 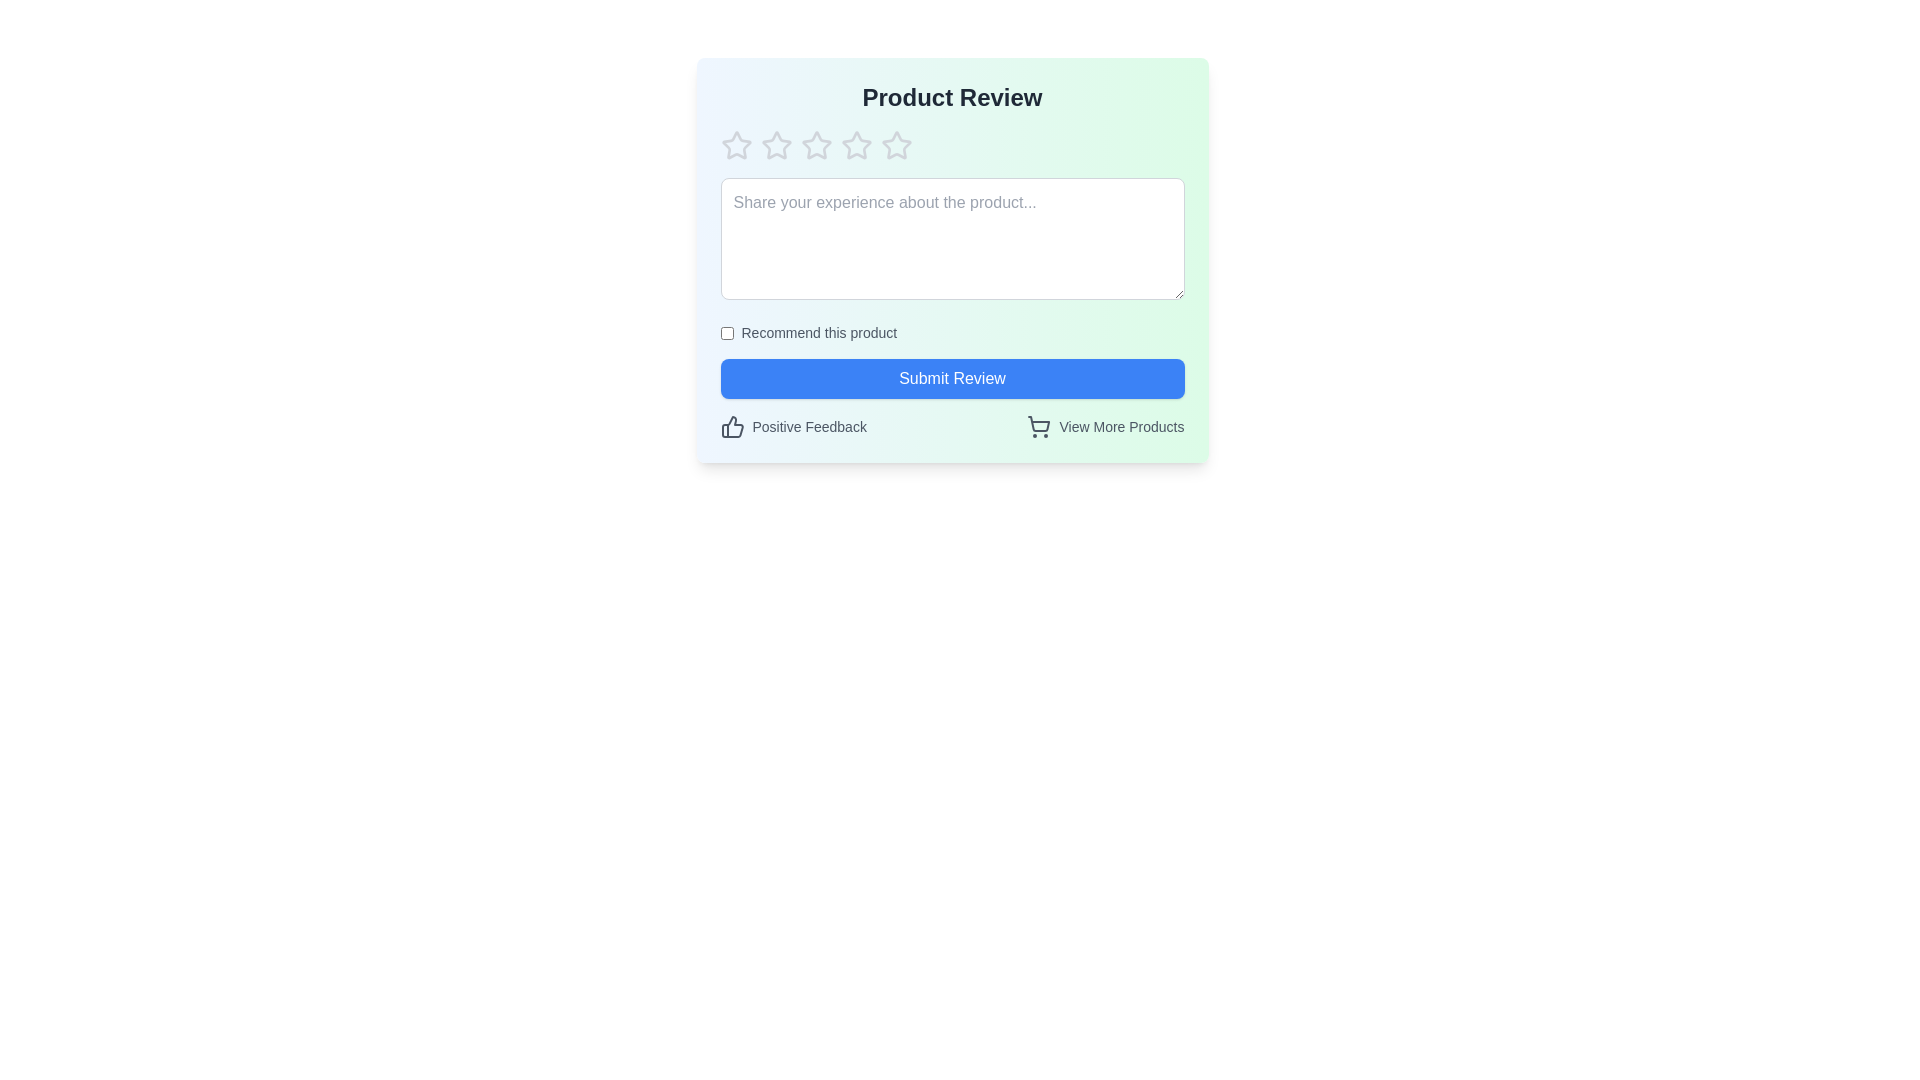 I want to click on the 'Positive Feedback' section to interact with it, so click(x=731, y=426).